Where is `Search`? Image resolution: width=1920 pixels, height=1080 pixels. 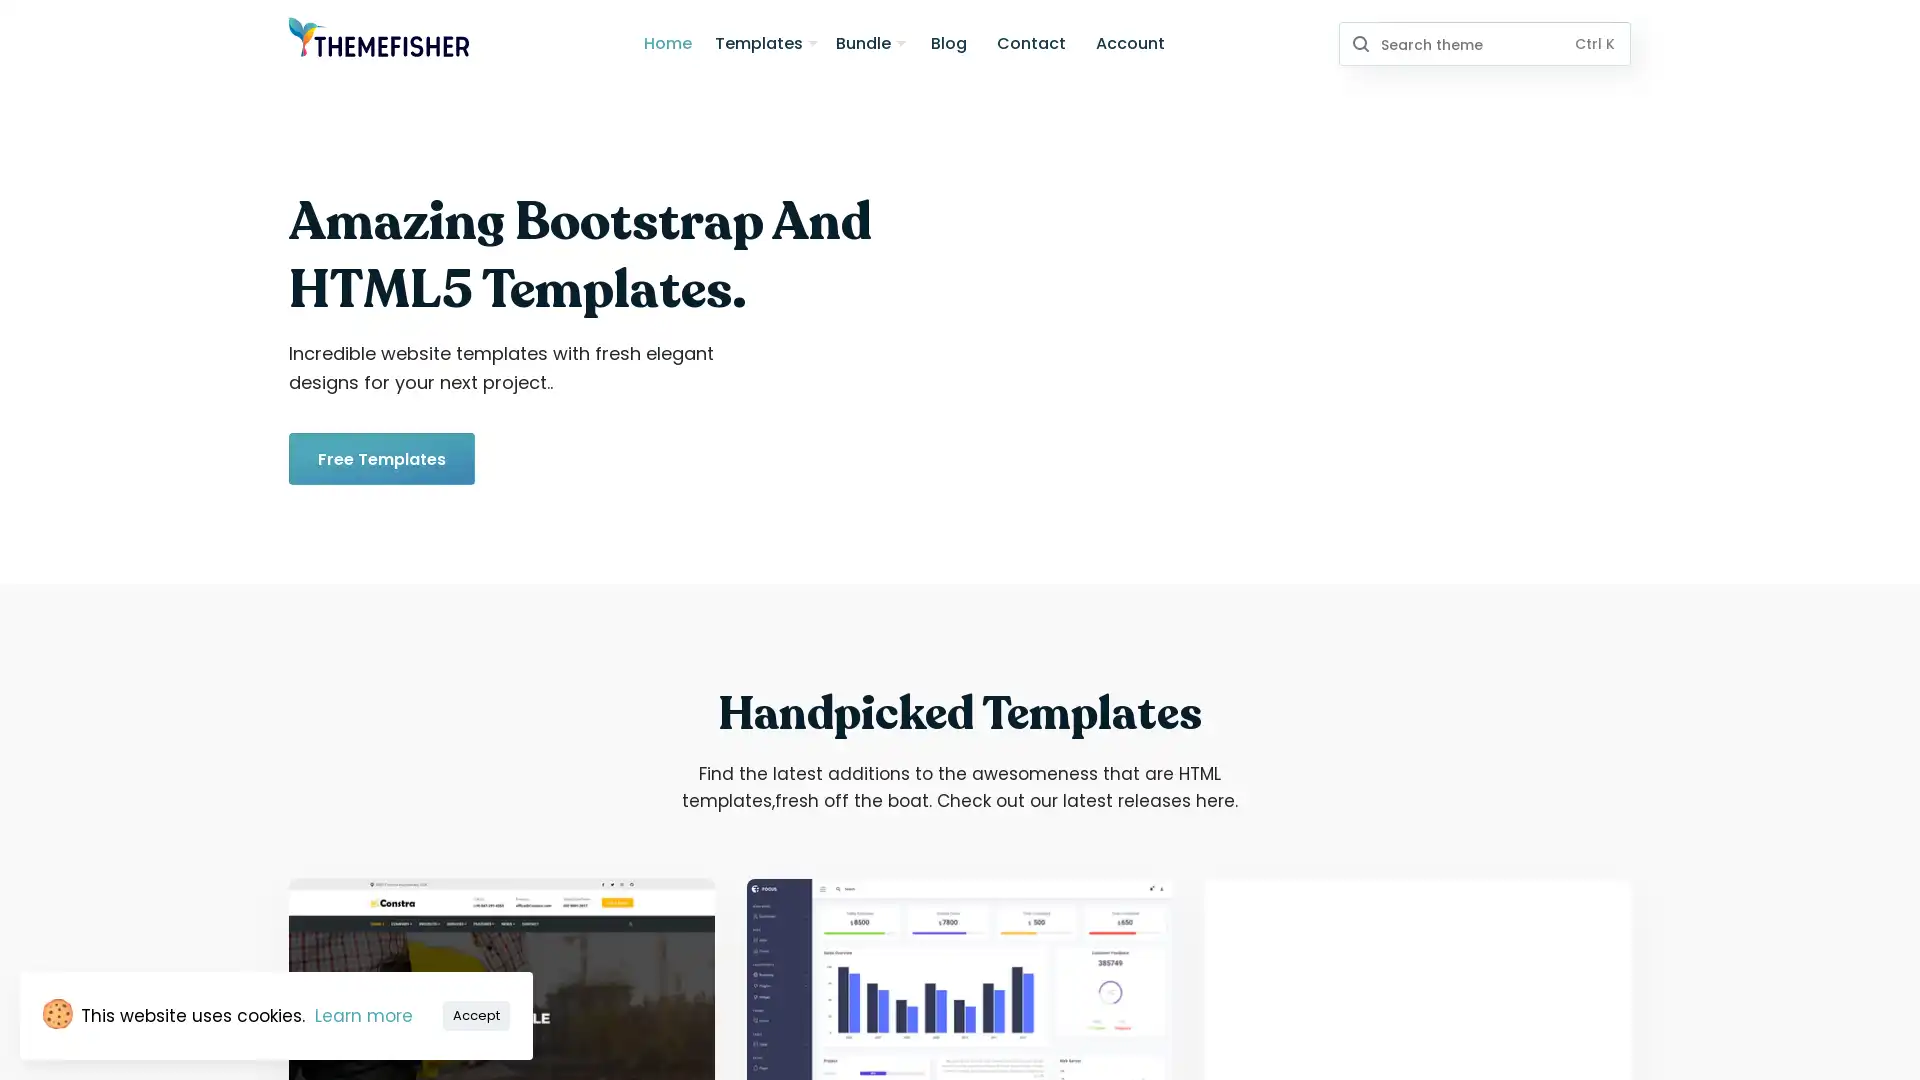
Search is located at coordinates (1359, 43).